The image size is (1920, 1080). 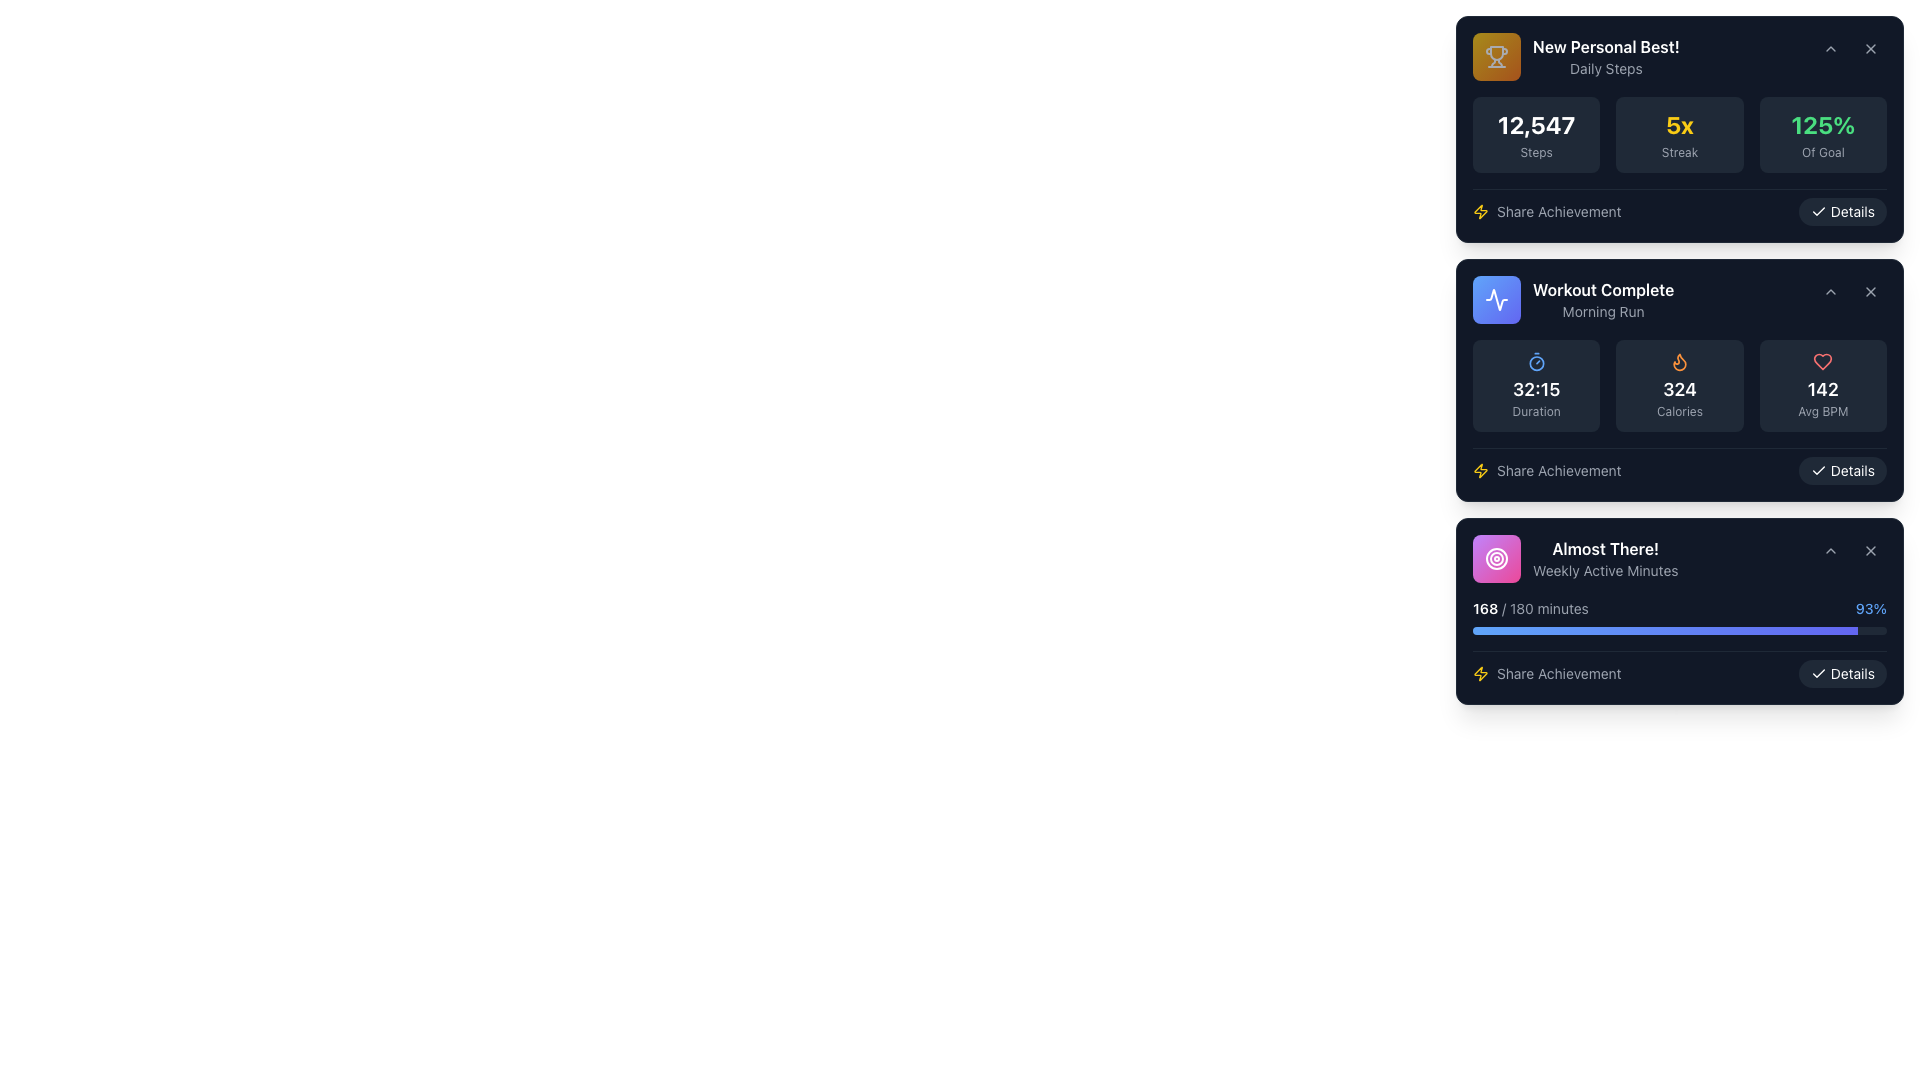 What do you see at coordinates (1830, 292) in the screenshot?
I see `the button located in the top-right corner of the 'Workout Complete' section` at bounding box center [1830, 292].